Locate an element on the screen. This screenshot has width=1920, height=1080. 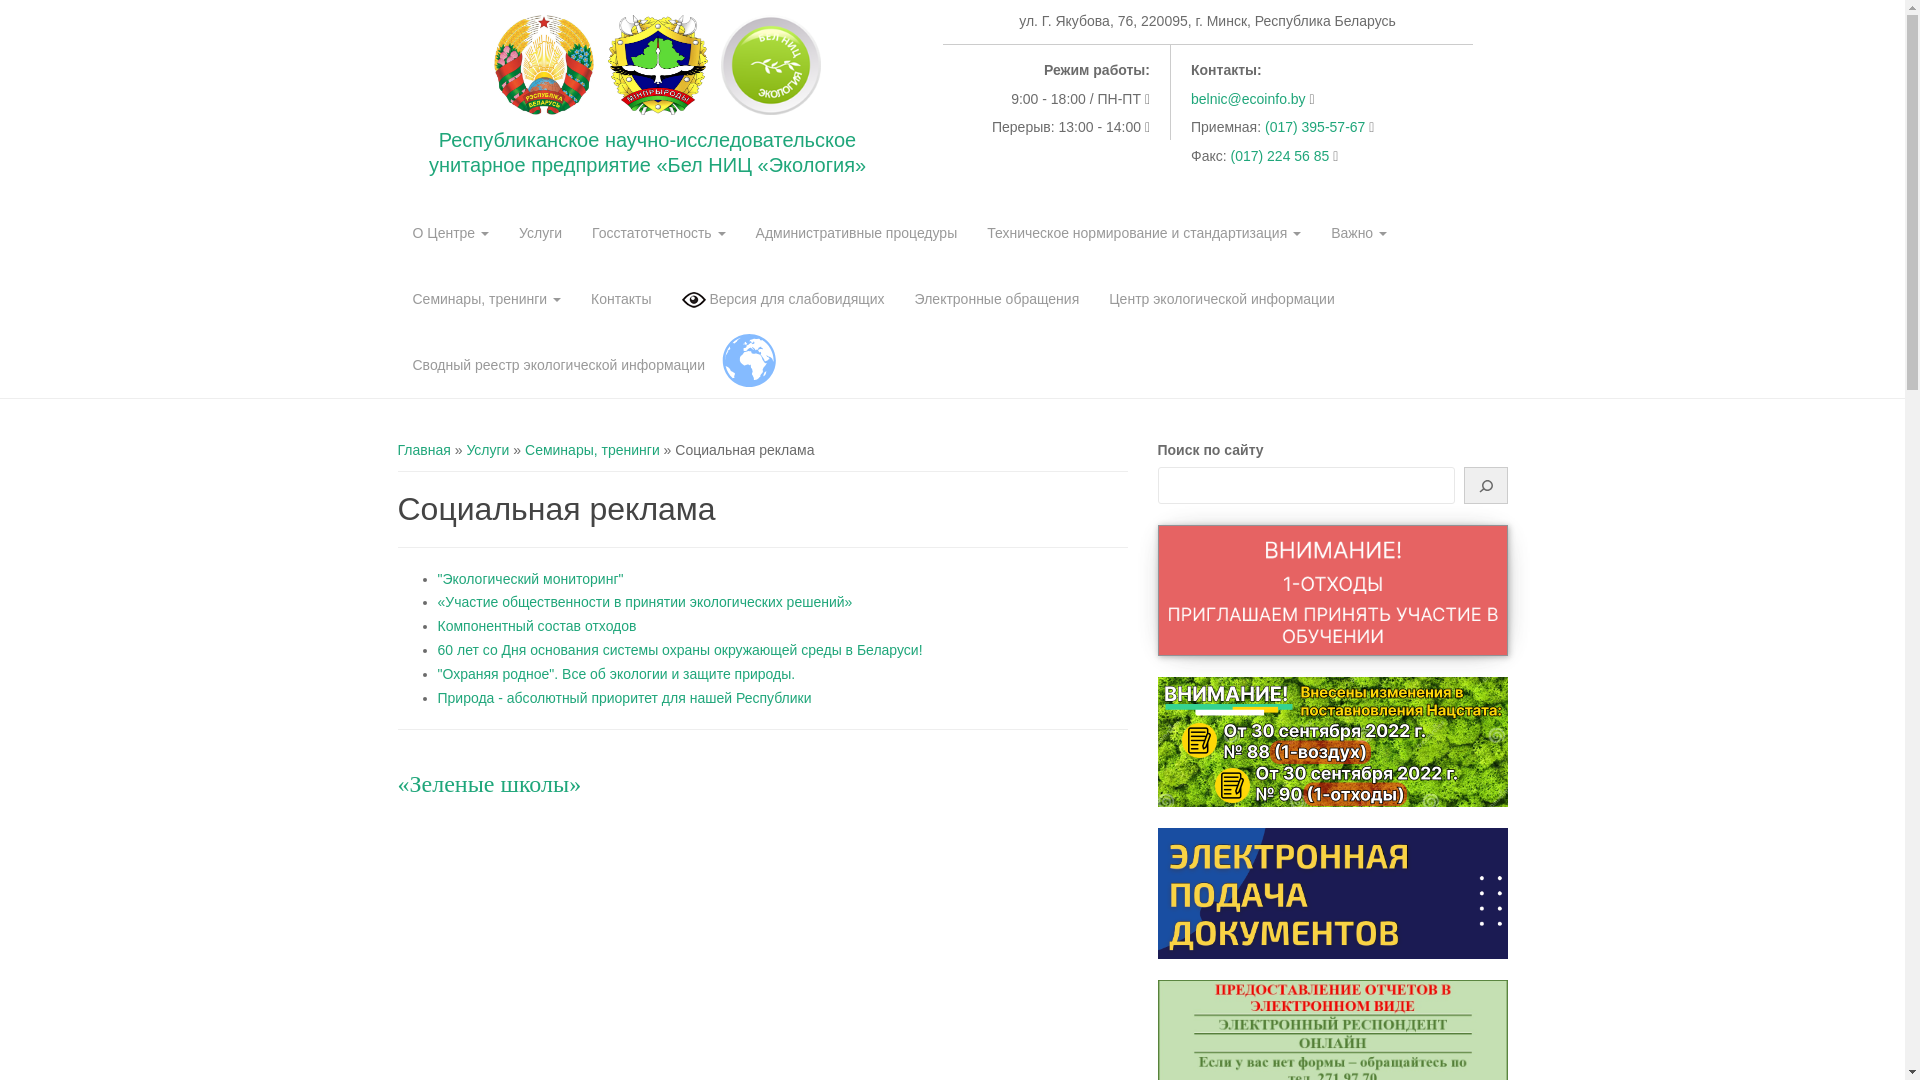
'(017) 224 56 85' is located at coordinates (1281, 154).